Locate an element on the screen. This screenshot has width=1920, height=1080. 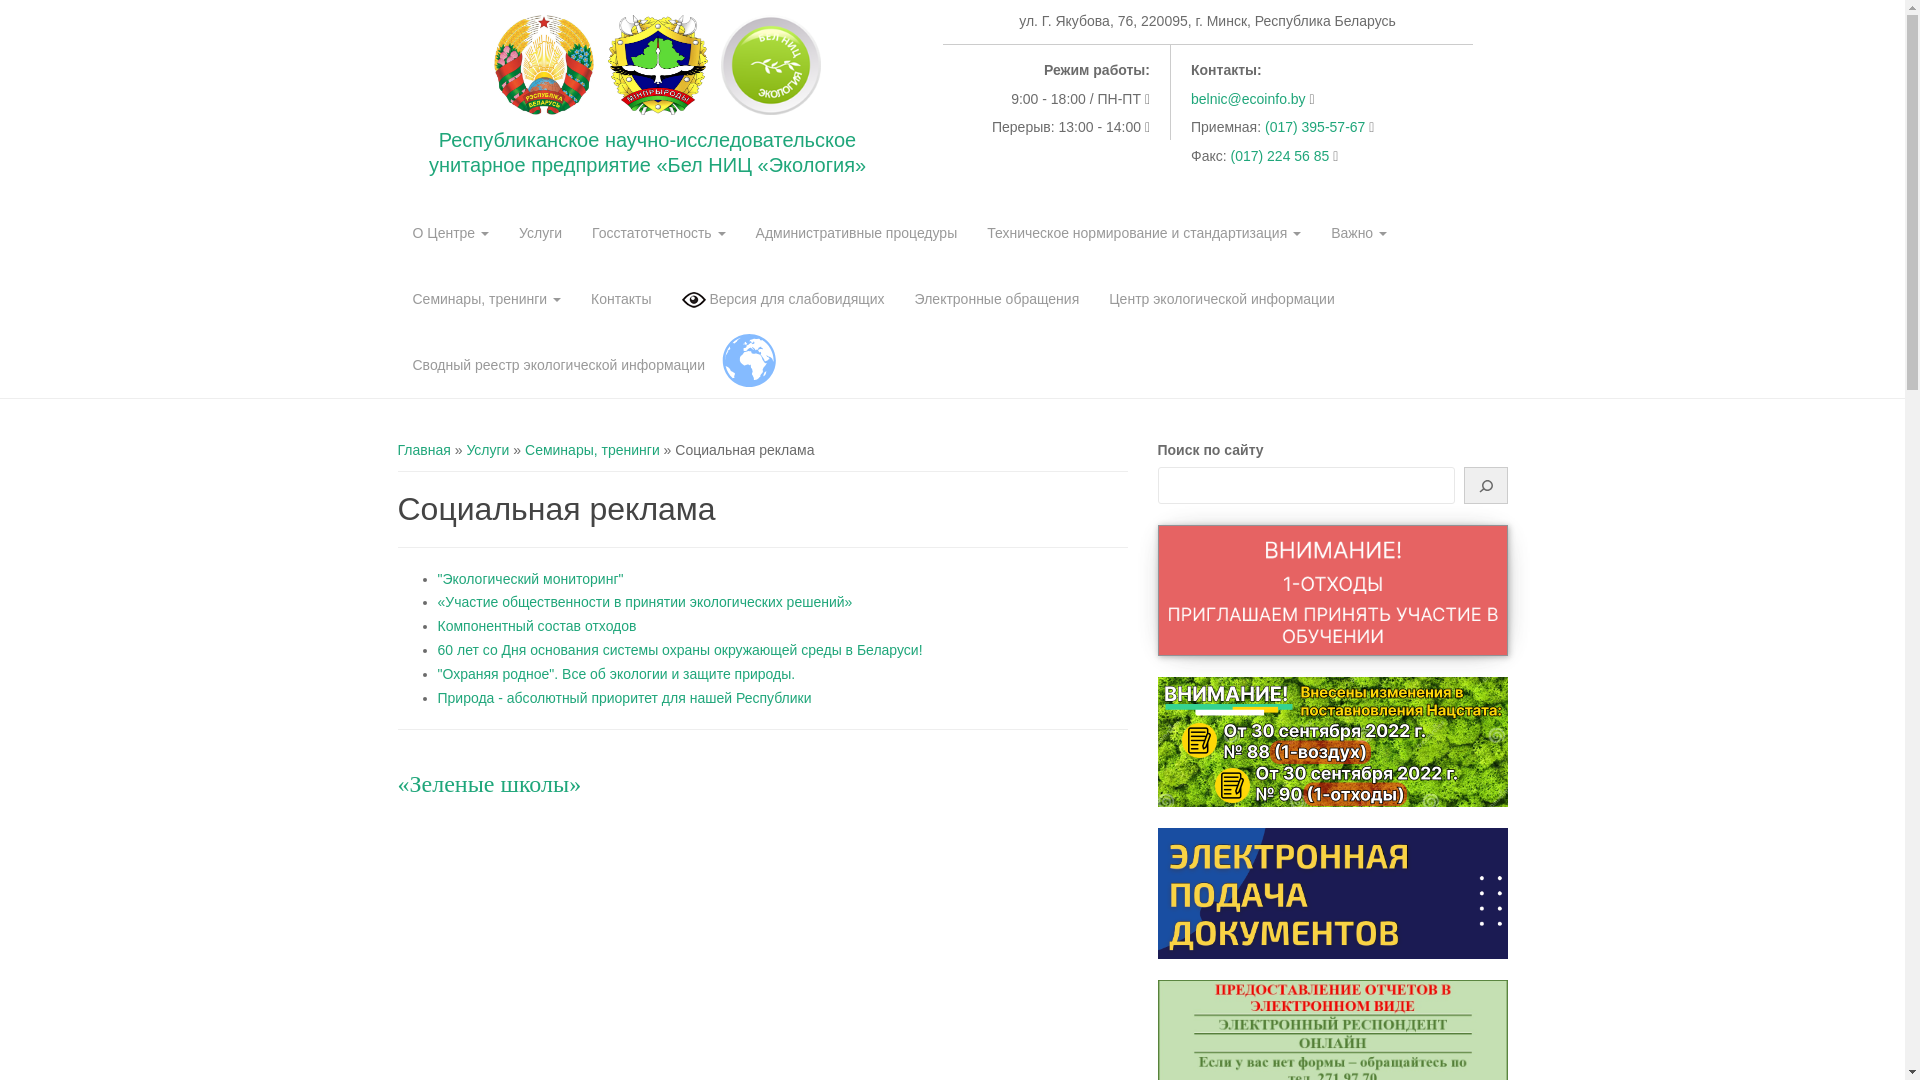
'(017) 224 56 85' is located at coordinates (1281, 154).